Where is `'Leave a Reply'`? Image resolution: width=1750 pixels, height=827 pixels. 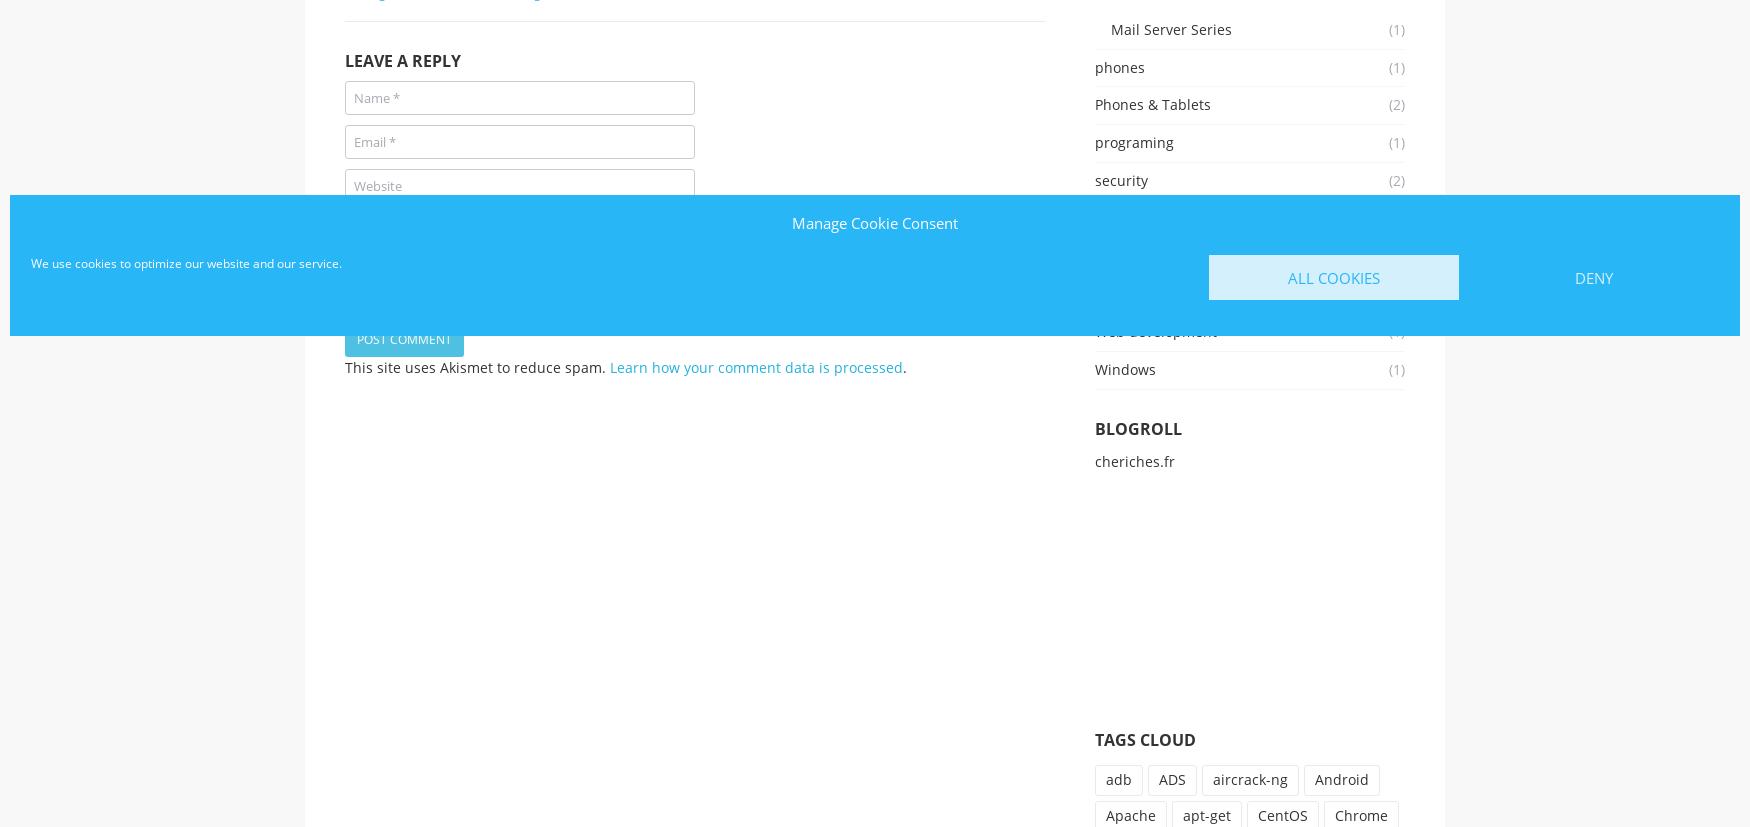 'Leave a Reply' is located at coordinates (402, 59).